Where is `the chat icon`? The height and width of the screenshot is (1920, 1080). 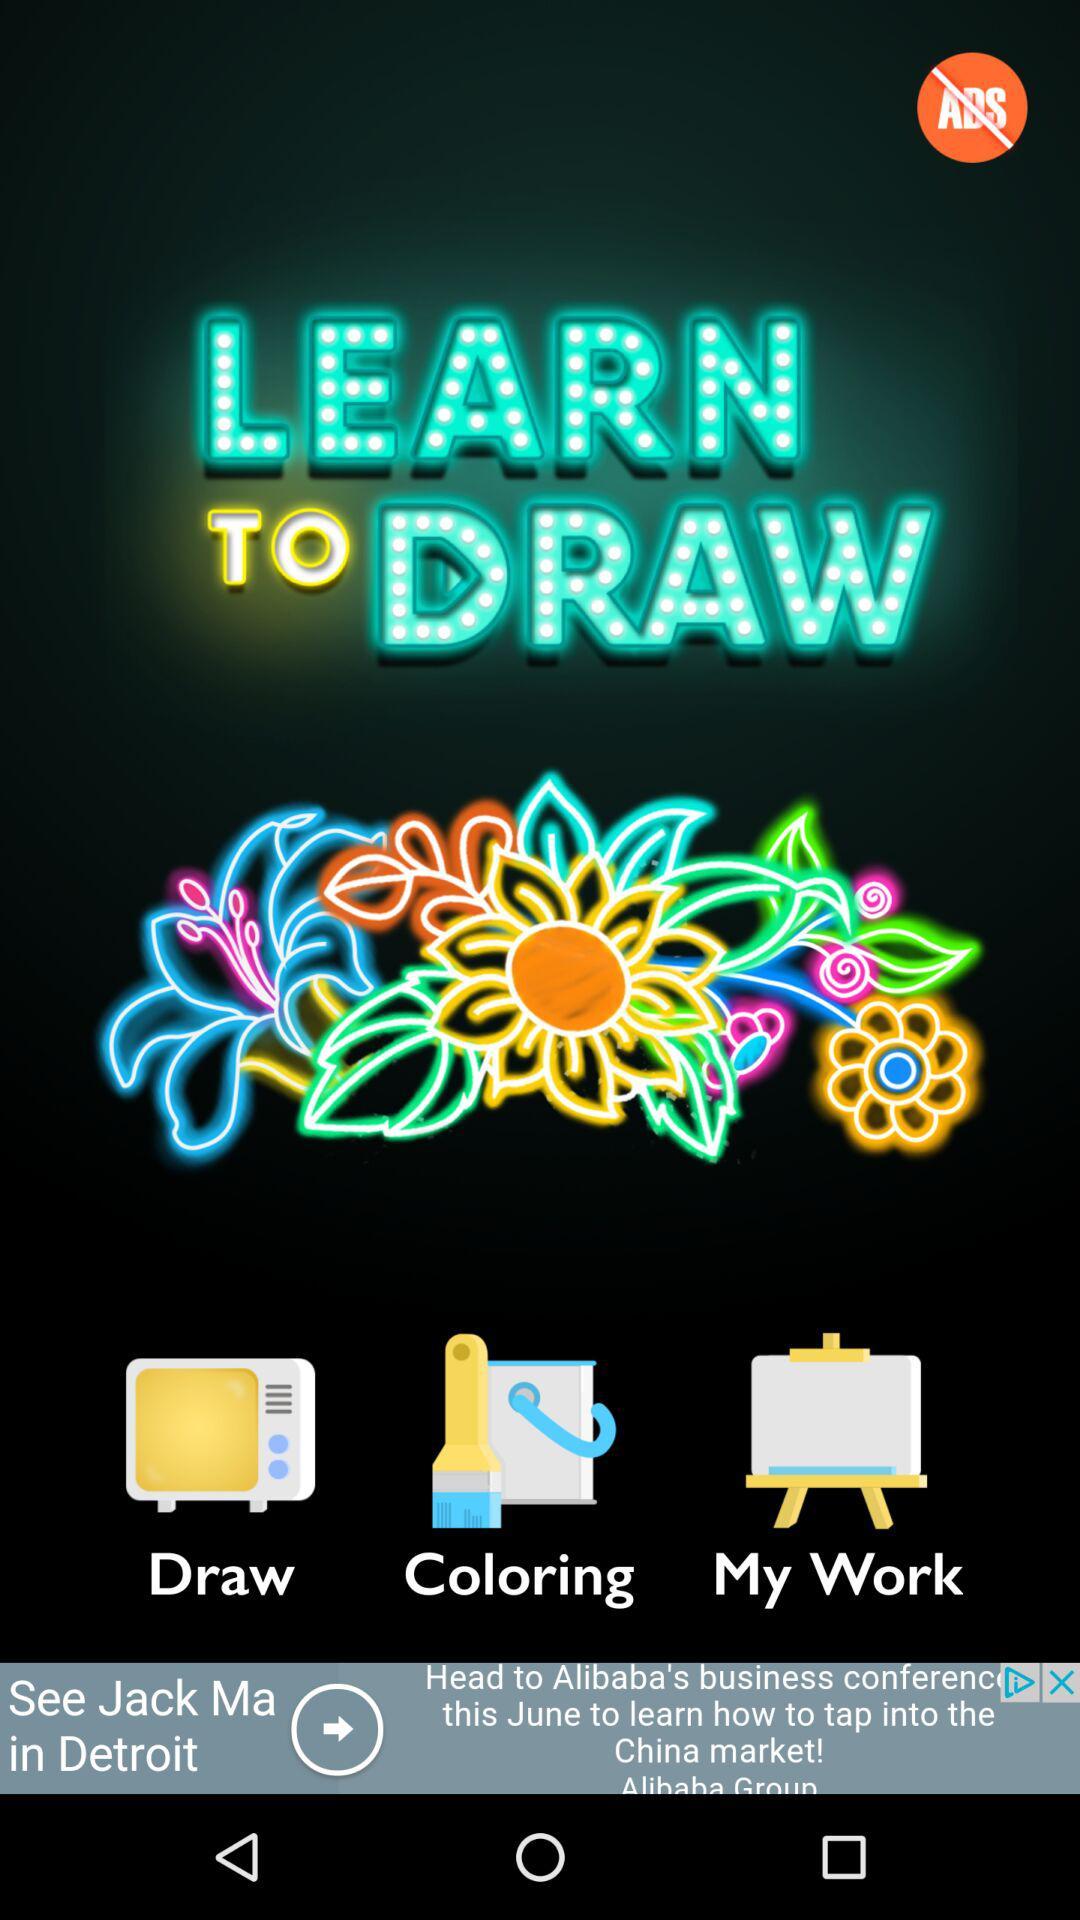
the chat icon is located at coordinates (220, 1430).